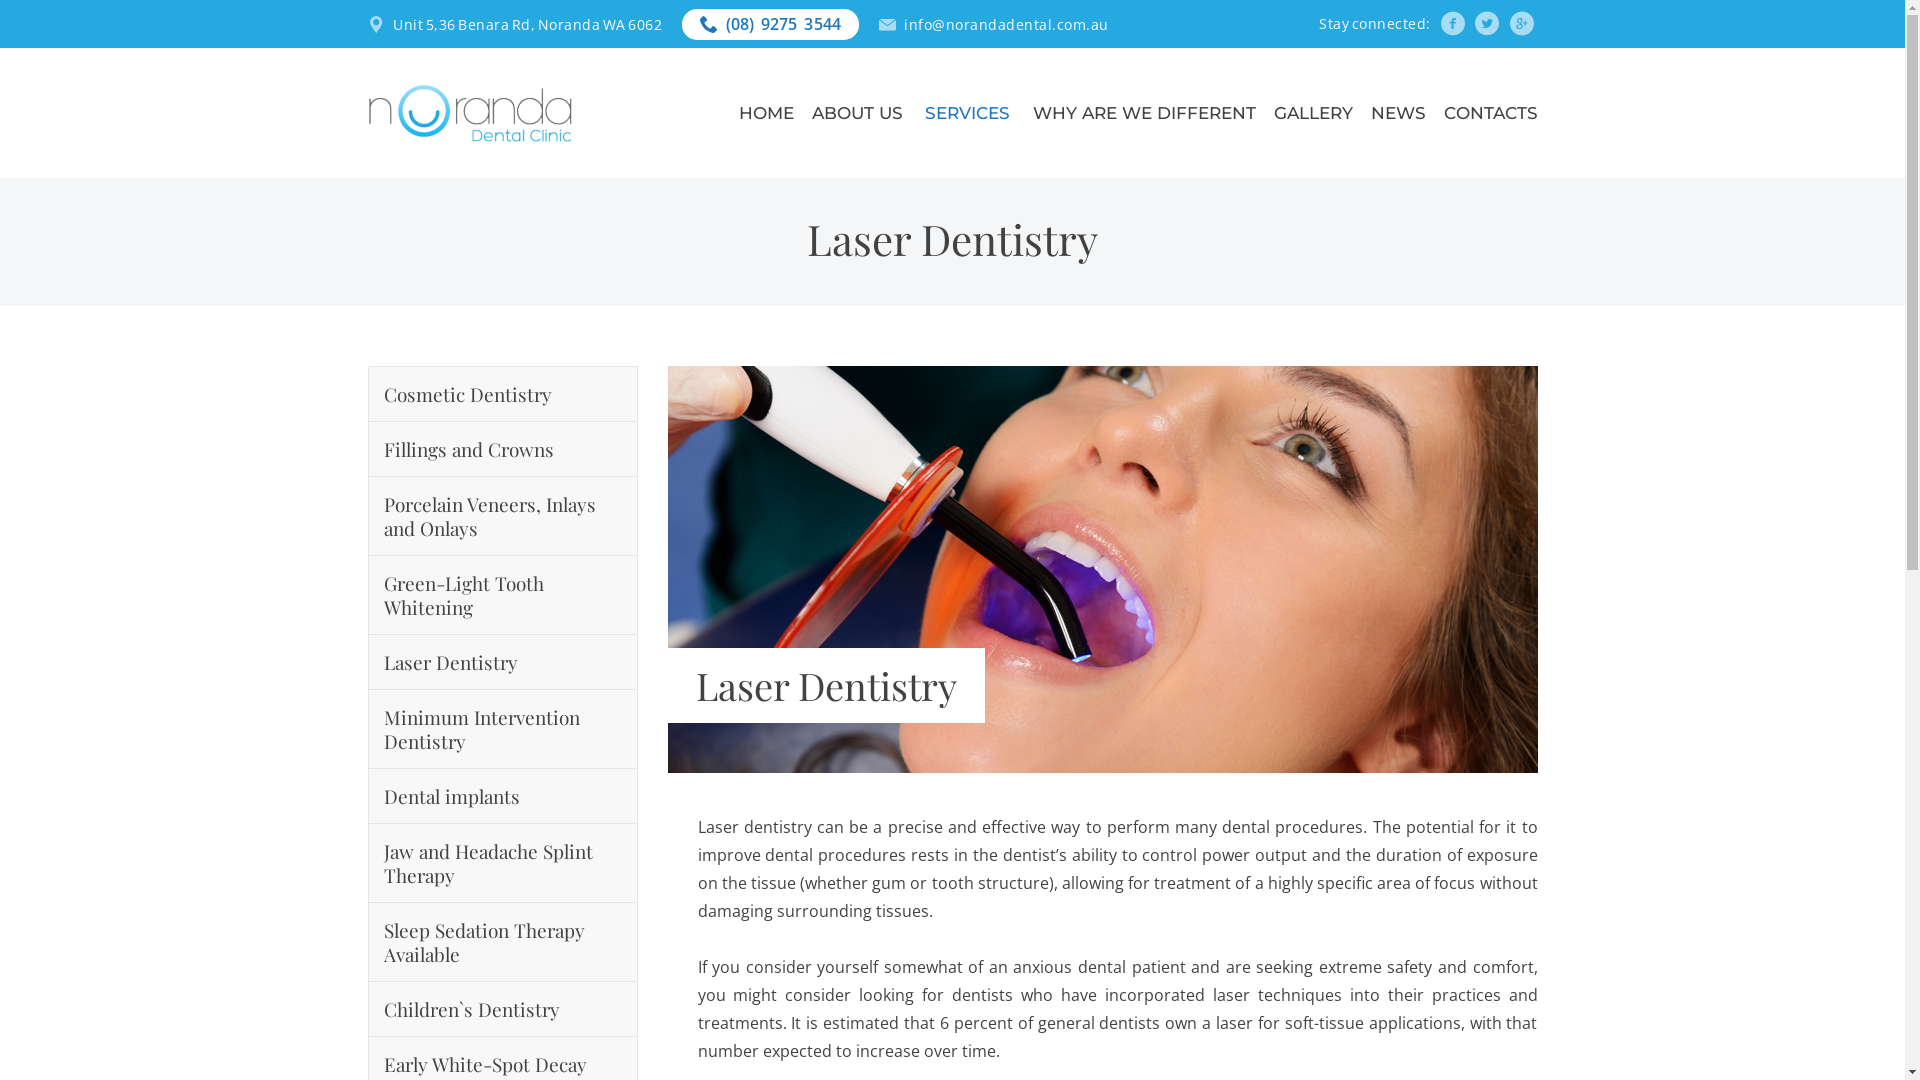  I want to click on '(08) 9275 3544', so click(782, 23).